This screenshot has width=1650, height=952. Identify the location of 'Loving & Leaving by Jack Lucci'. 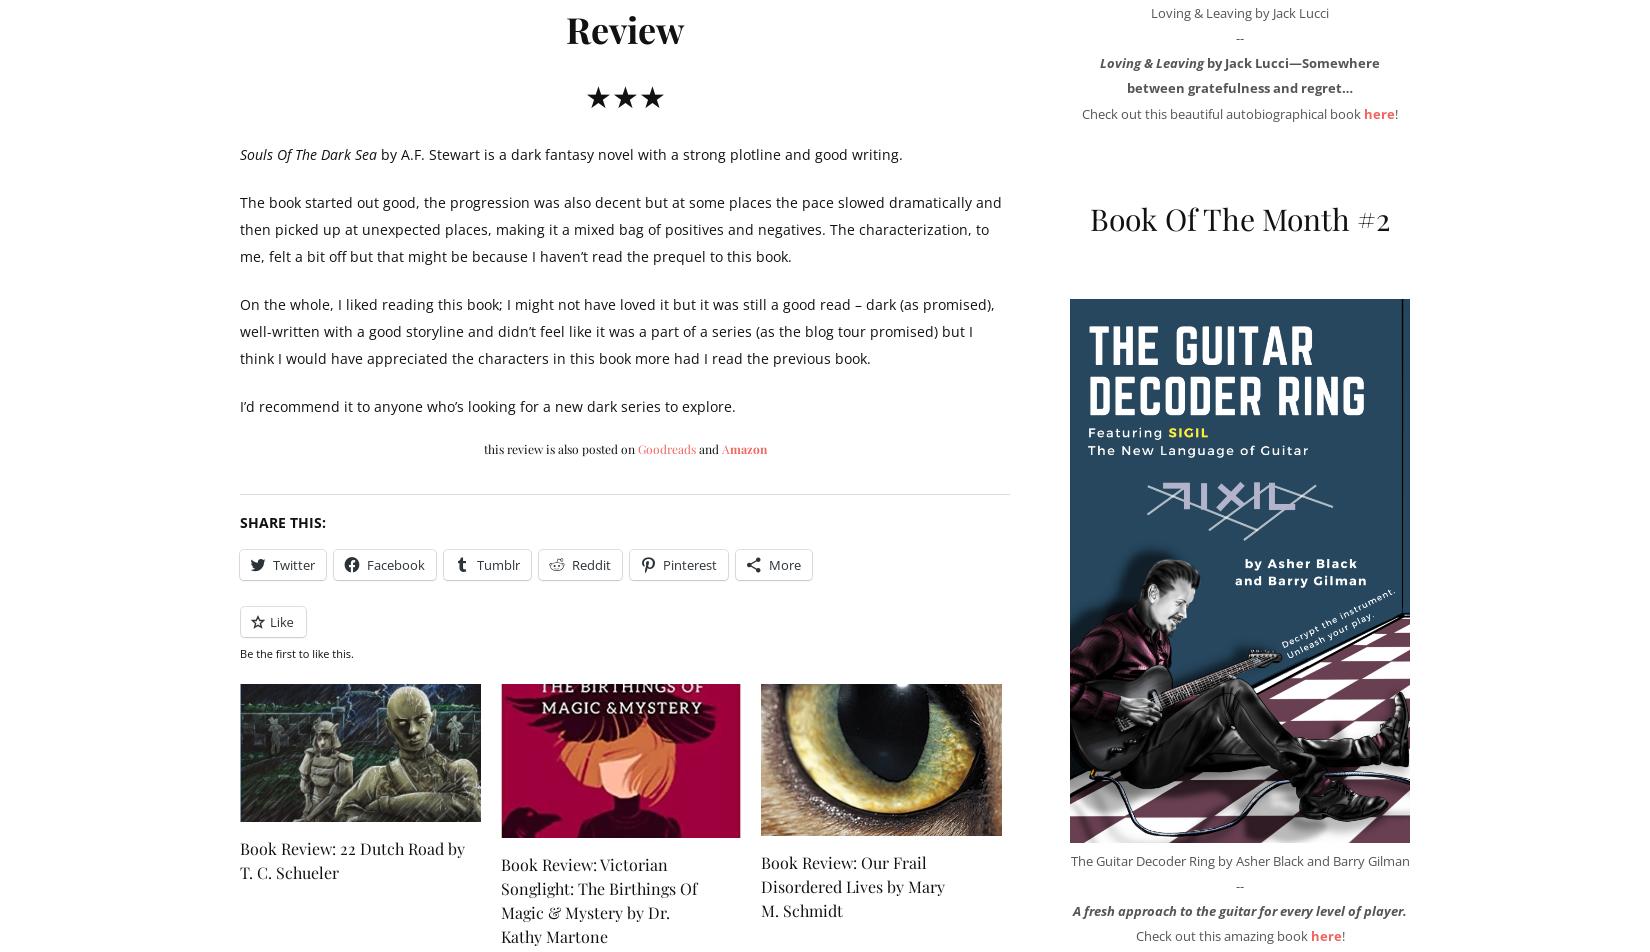
(1238, 13).